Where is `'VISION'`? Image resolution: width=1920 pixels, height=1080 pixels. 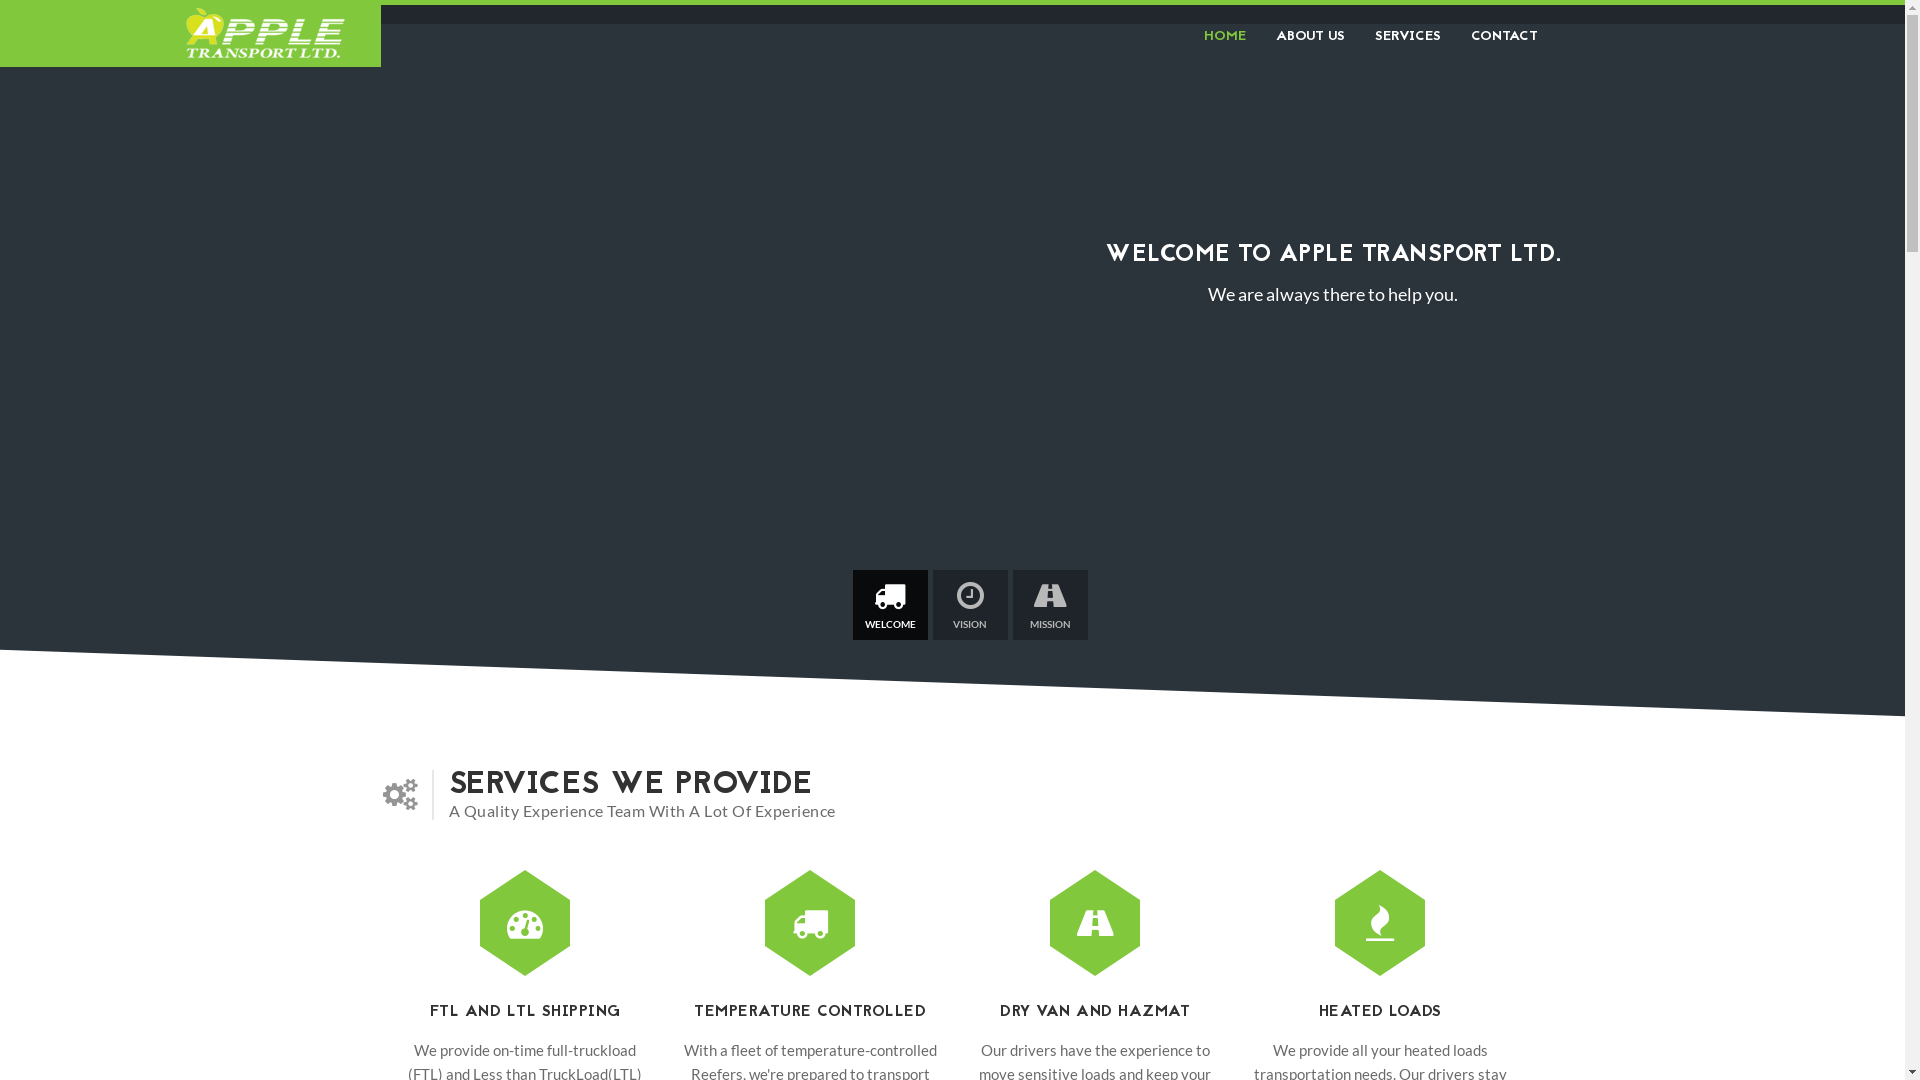 'VISION' is located at coordinates (969, 604).